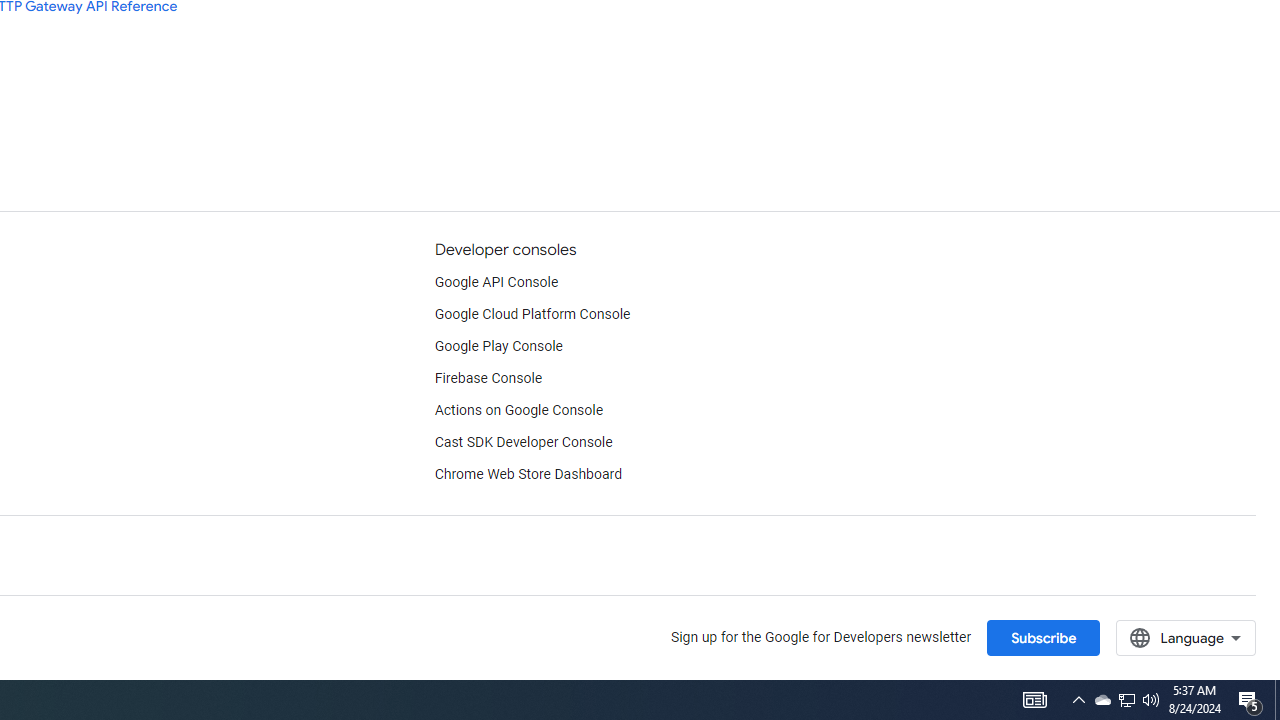 This screenshot has width=1280, height=720. Describe the element at coordinates (498, 346) in the screenshot. I see `'Google Play Console'` at that location.